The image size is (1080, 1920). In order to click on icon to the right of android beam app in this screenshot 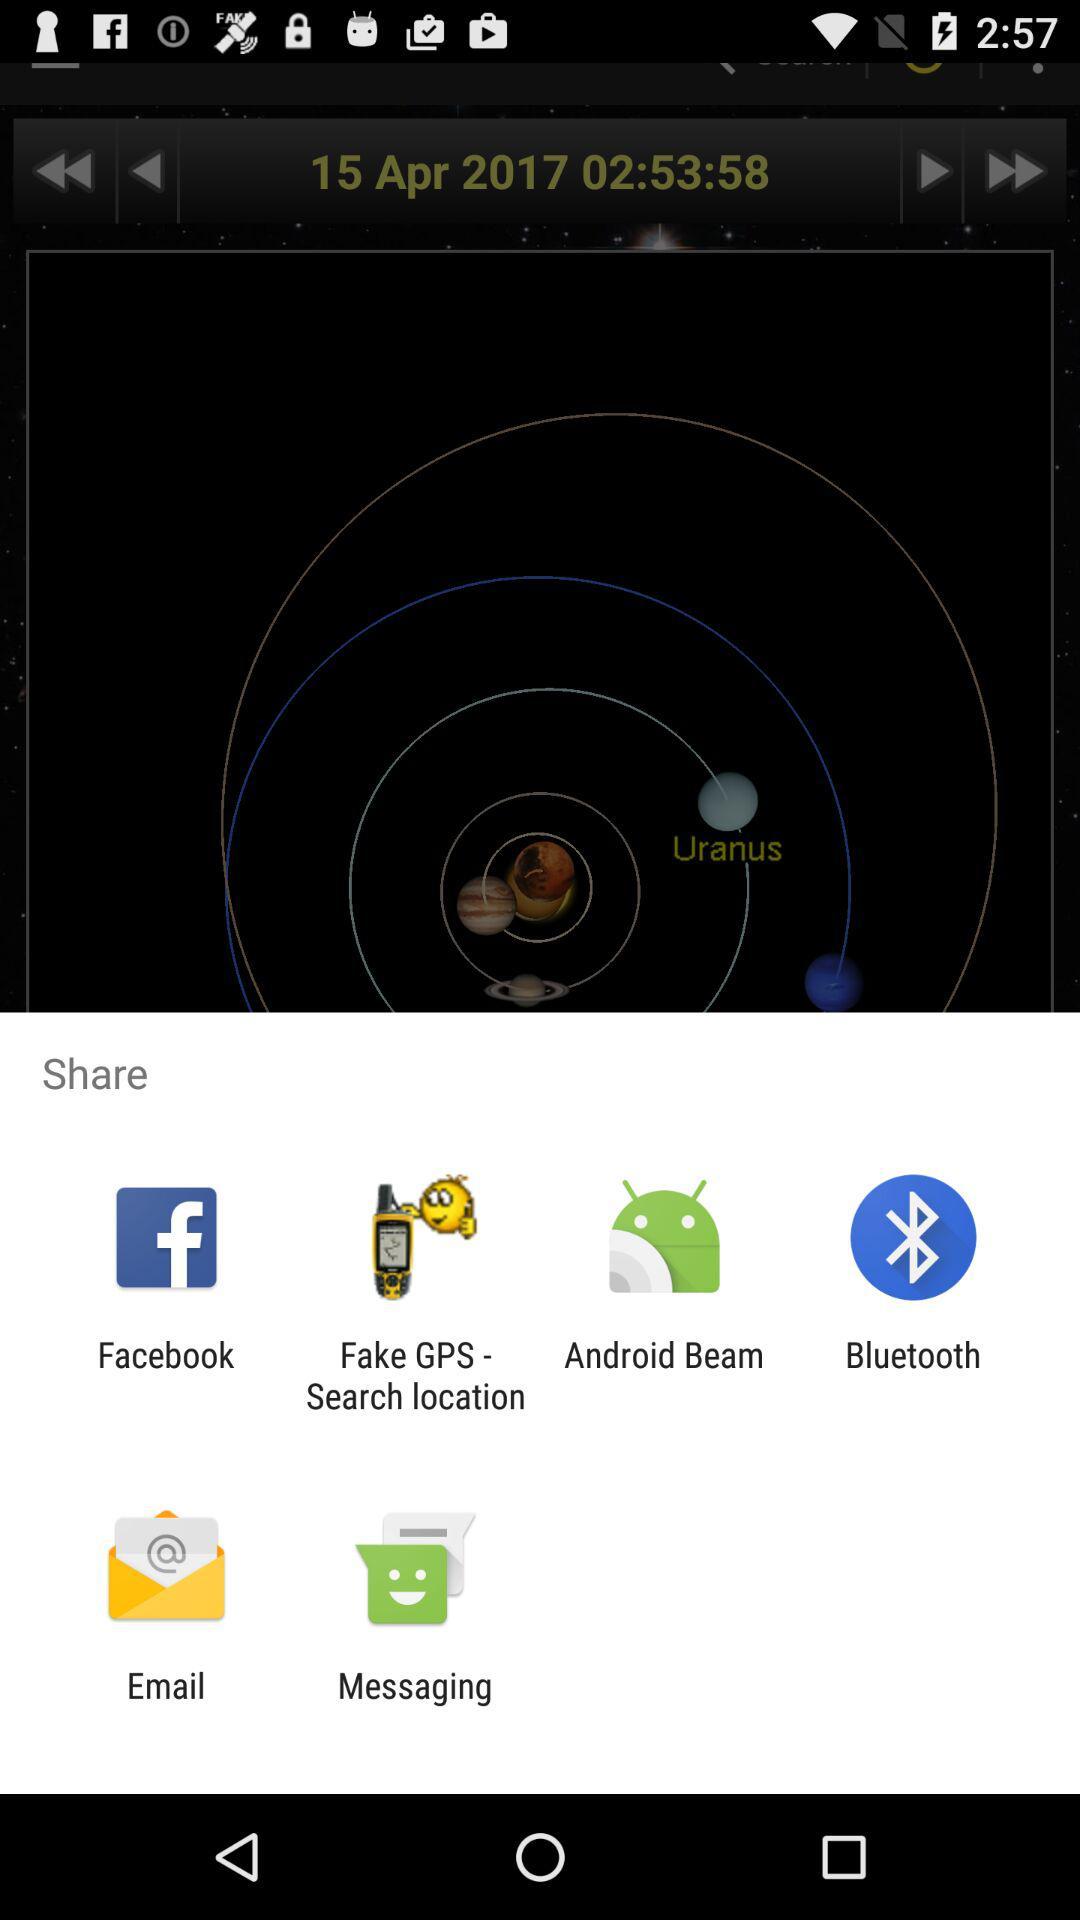, I will do `click(913, 1374)`.